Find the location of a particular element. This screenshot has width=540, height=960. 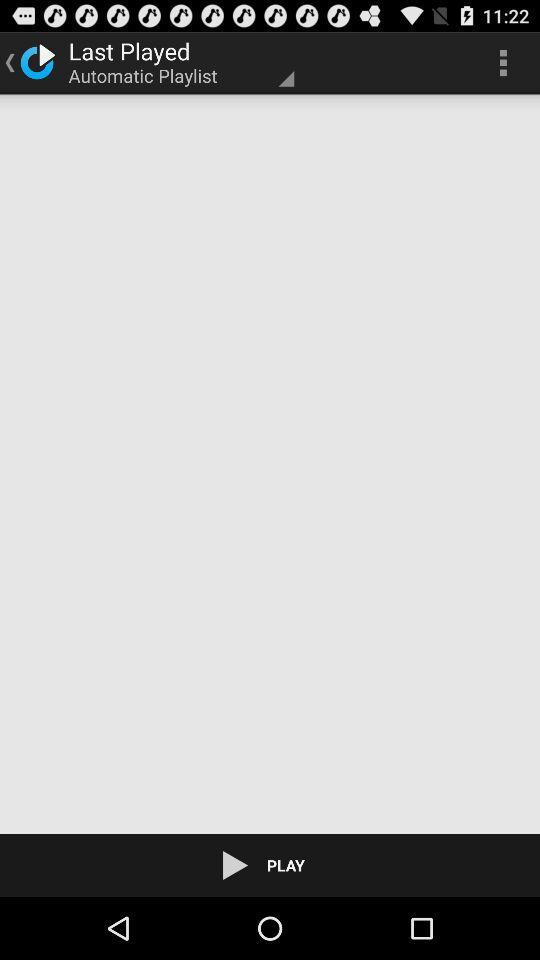

item at the top right corner is located at coordinates (502, 62).